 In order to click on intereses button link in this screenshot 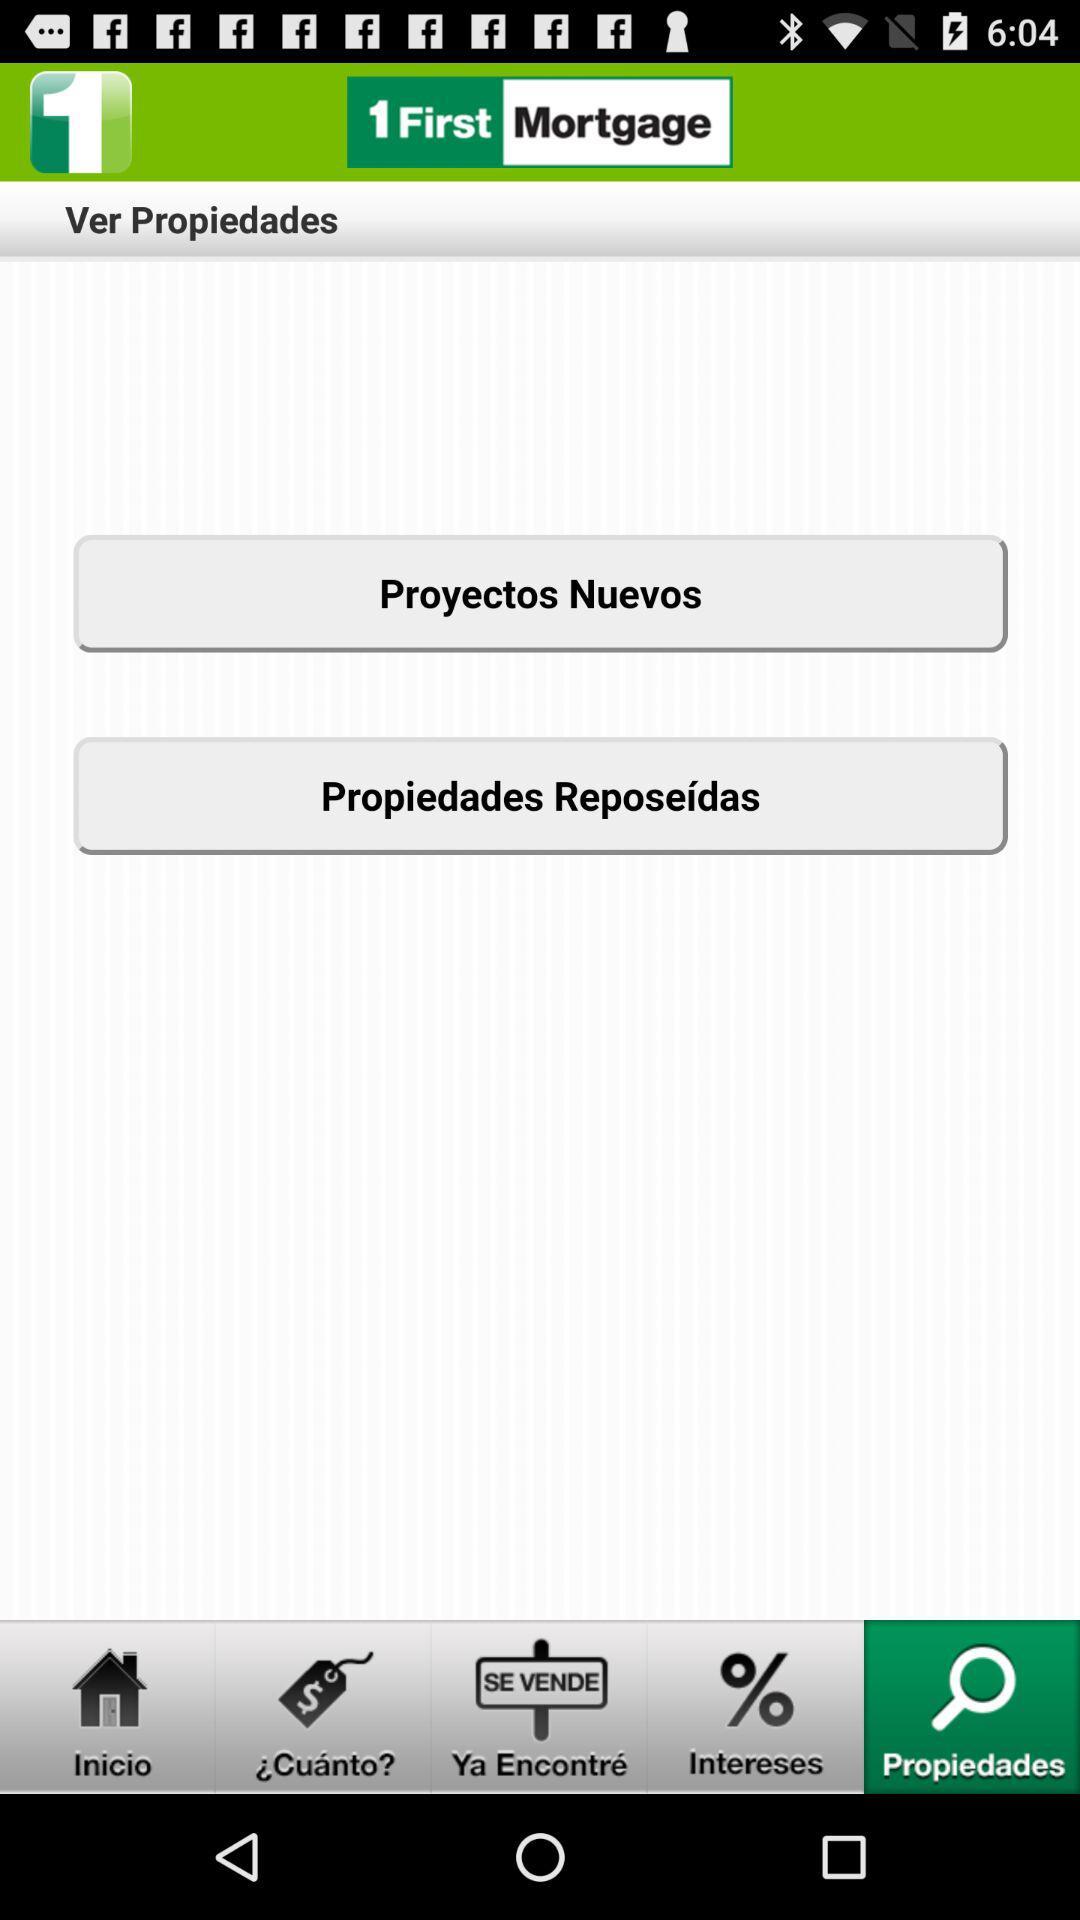, I will do `click(756, 1706)`.